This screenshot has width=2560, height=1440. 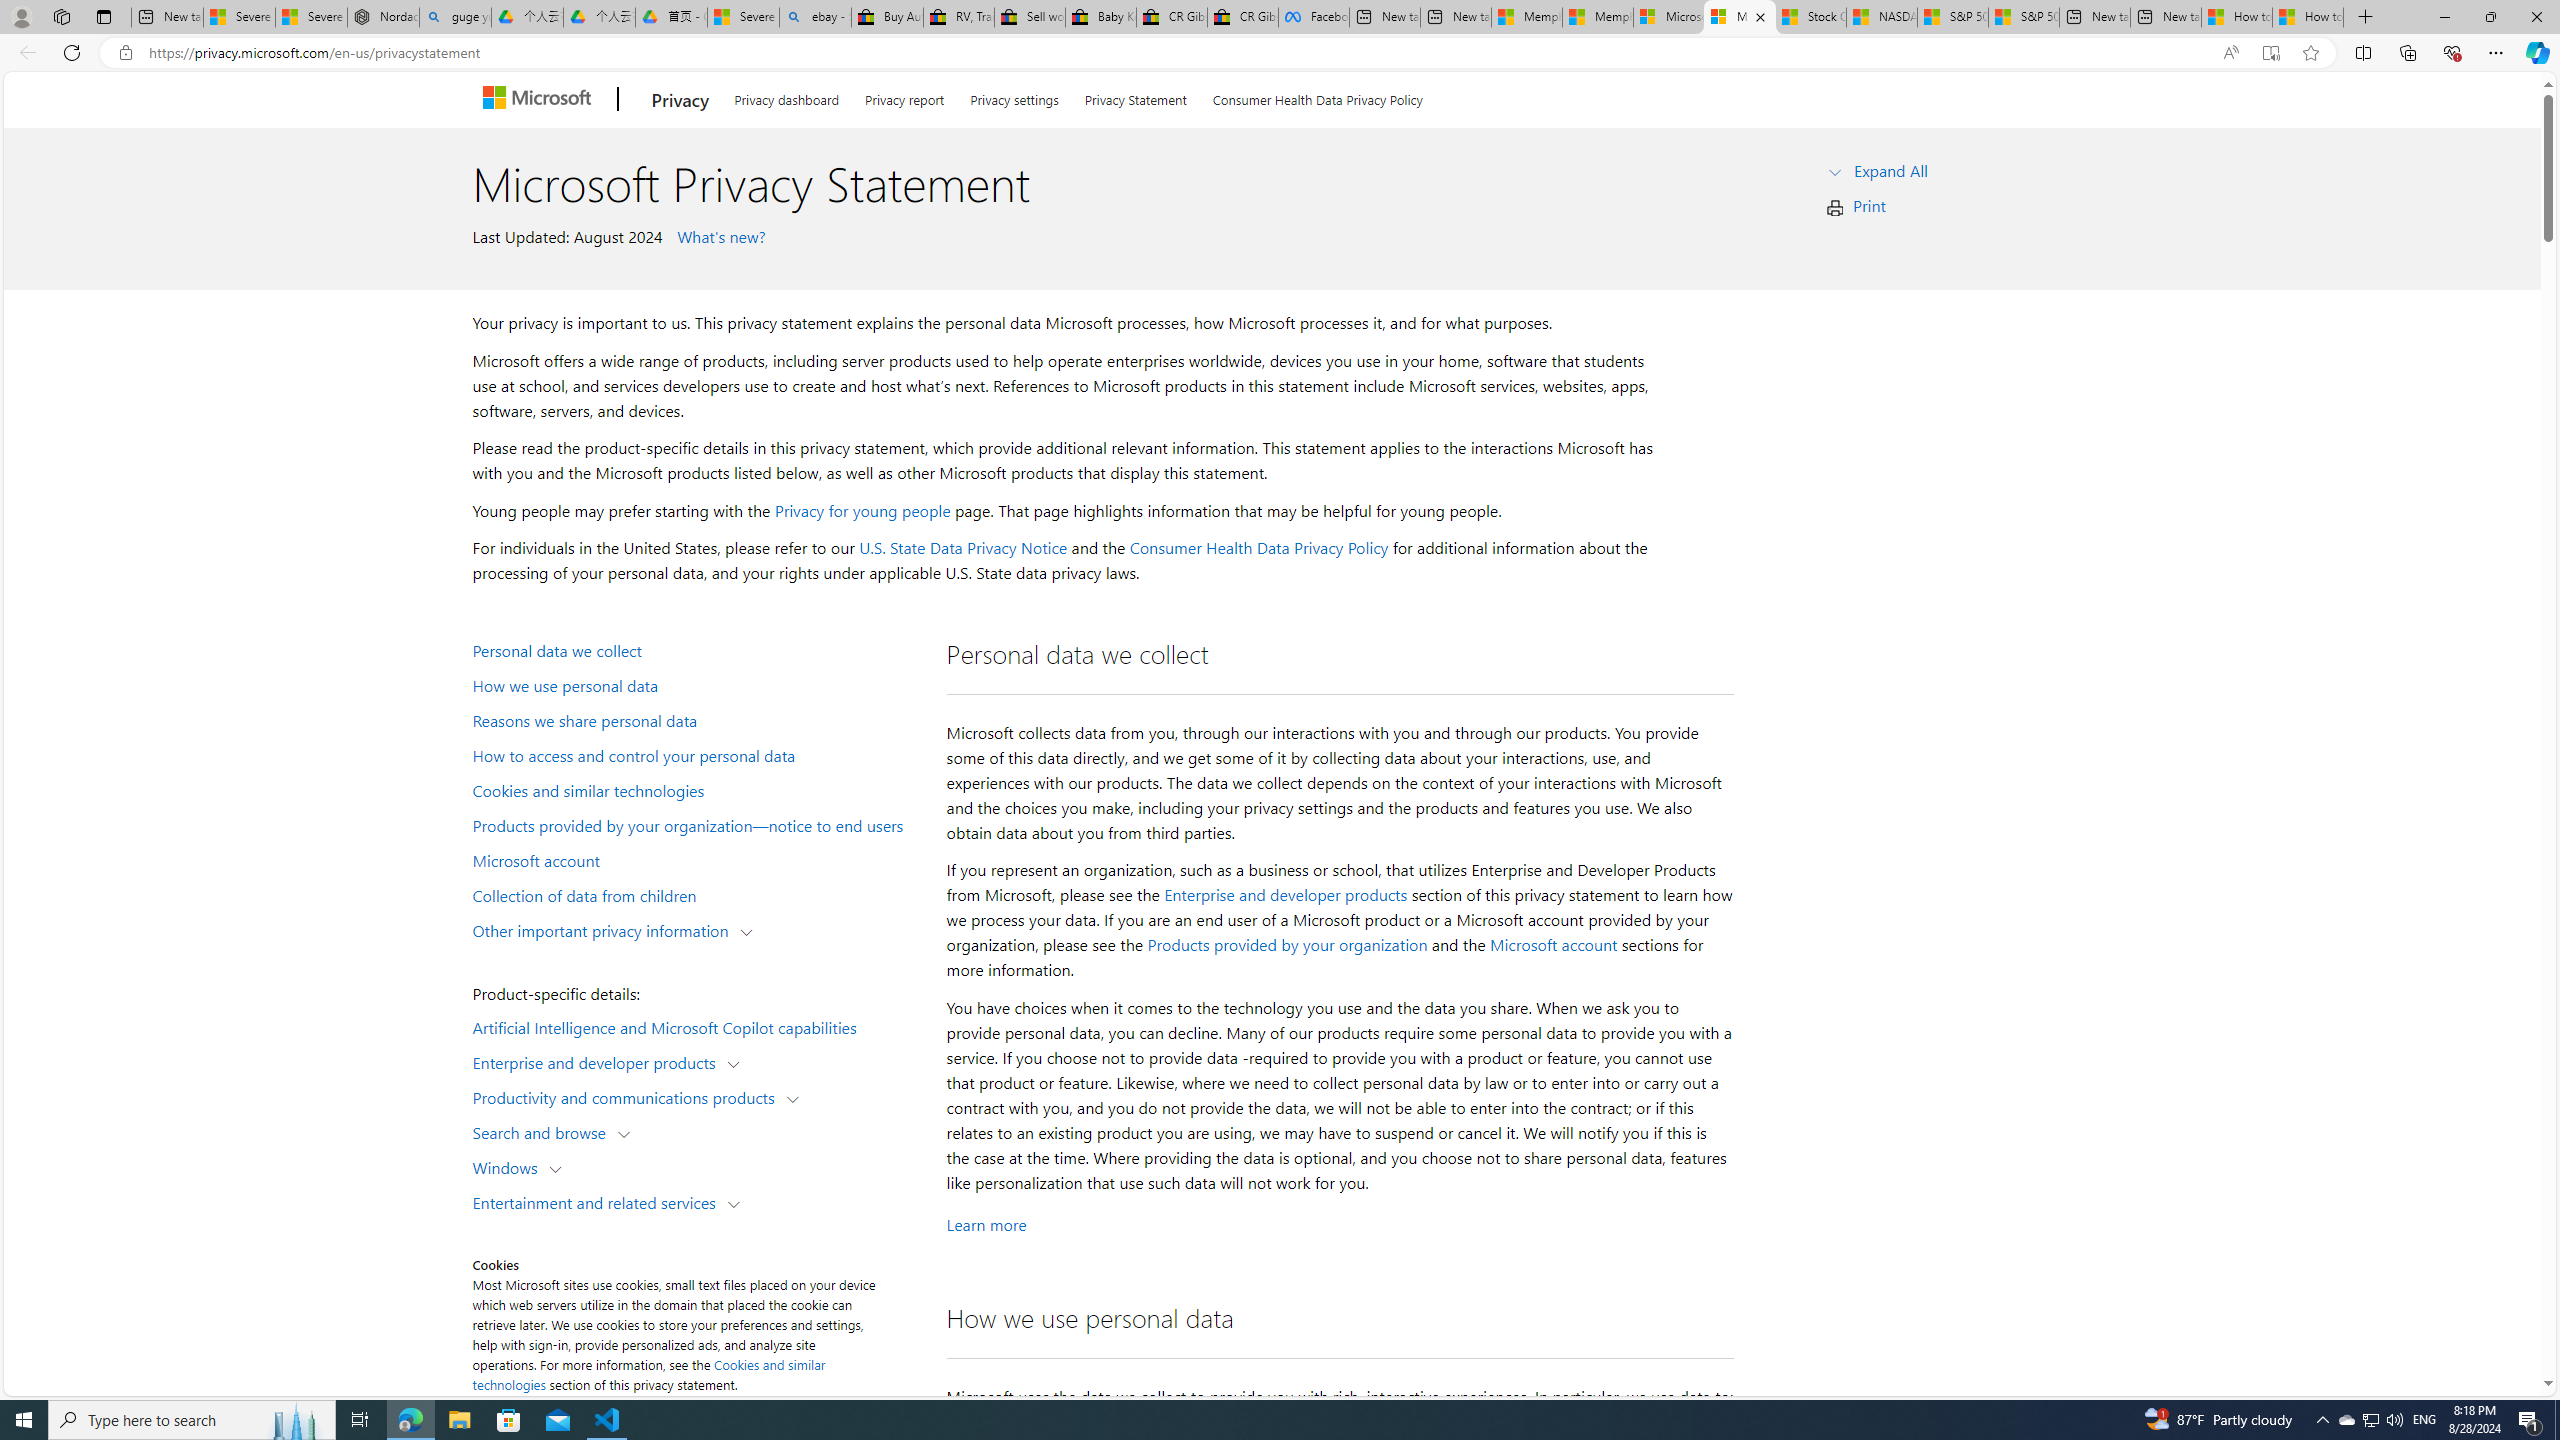 What do you see at coordinates (696, 720) in the screenshot?
I see `'Reasons we share personal data'` at bounding box center [696, 720].